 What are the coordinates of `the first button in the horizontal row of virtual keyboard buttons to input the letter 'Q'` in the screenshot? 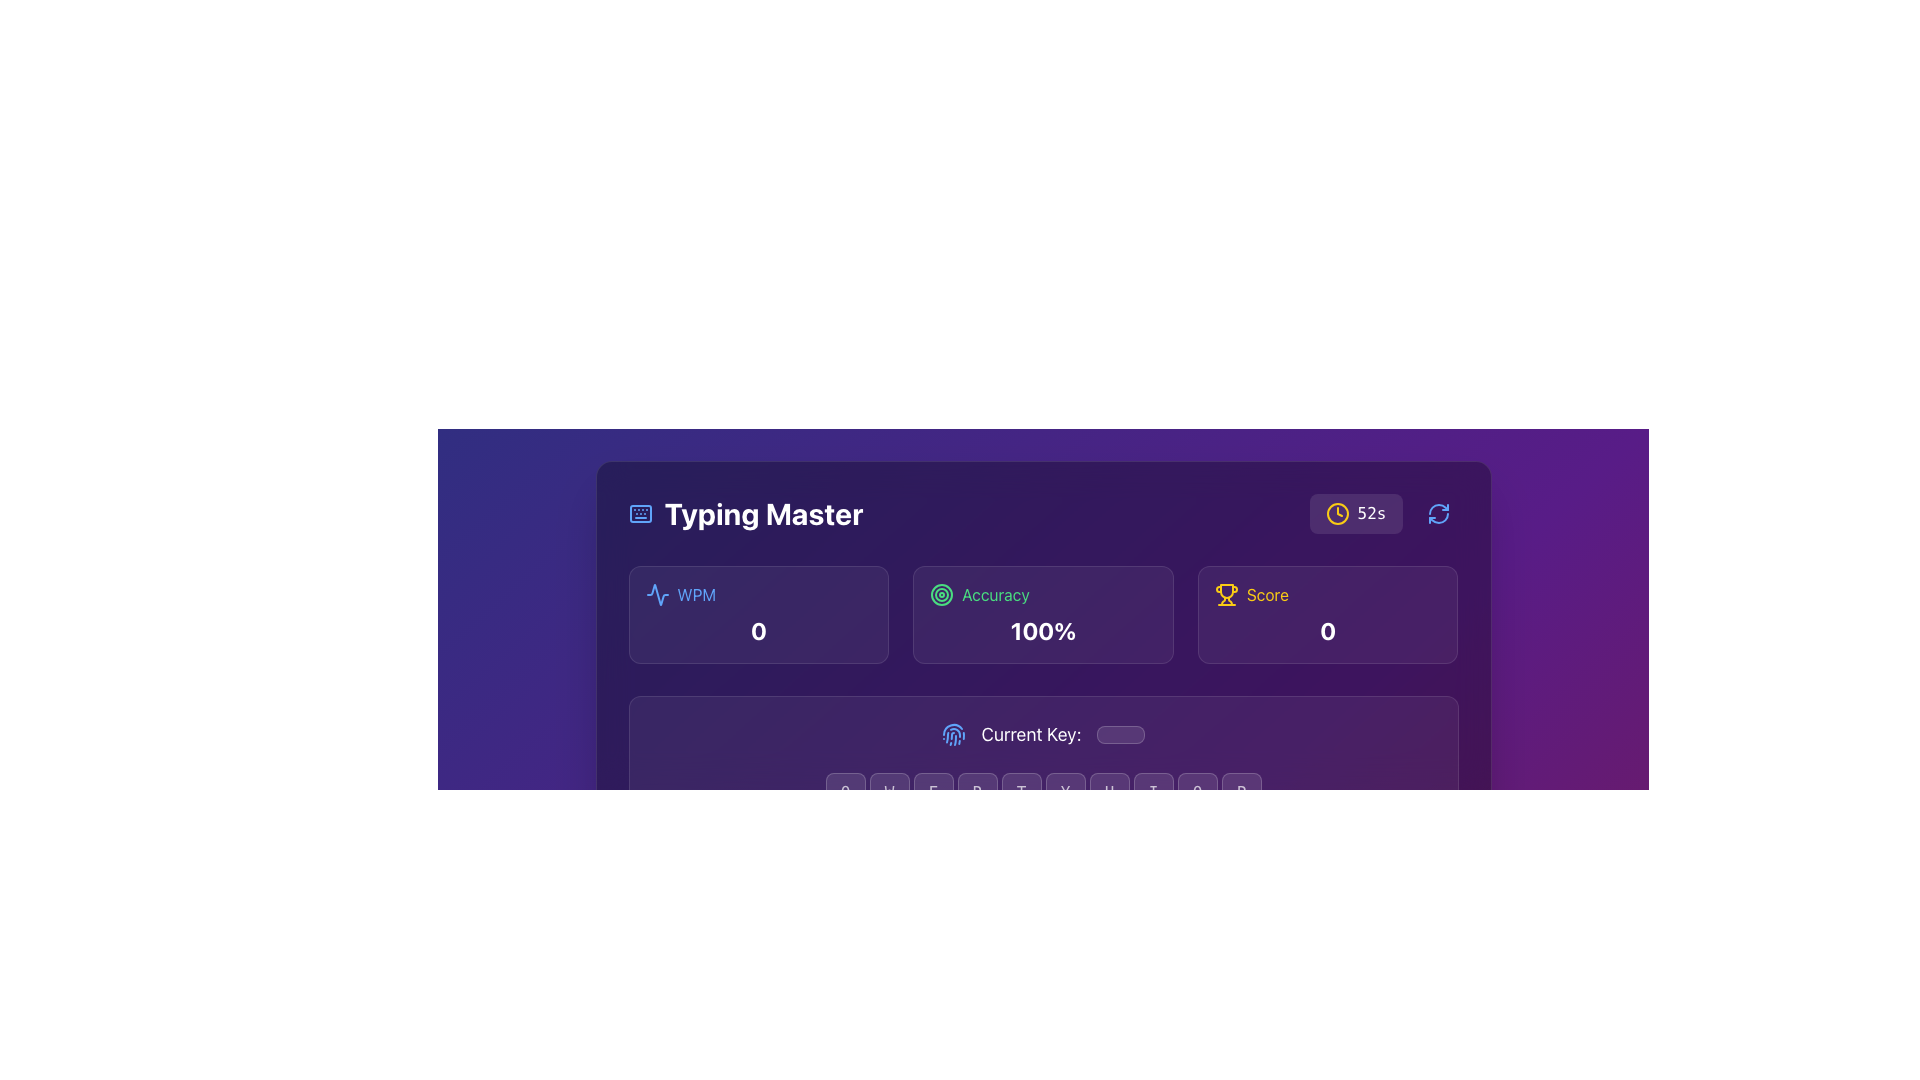 It's located at (845, 792).